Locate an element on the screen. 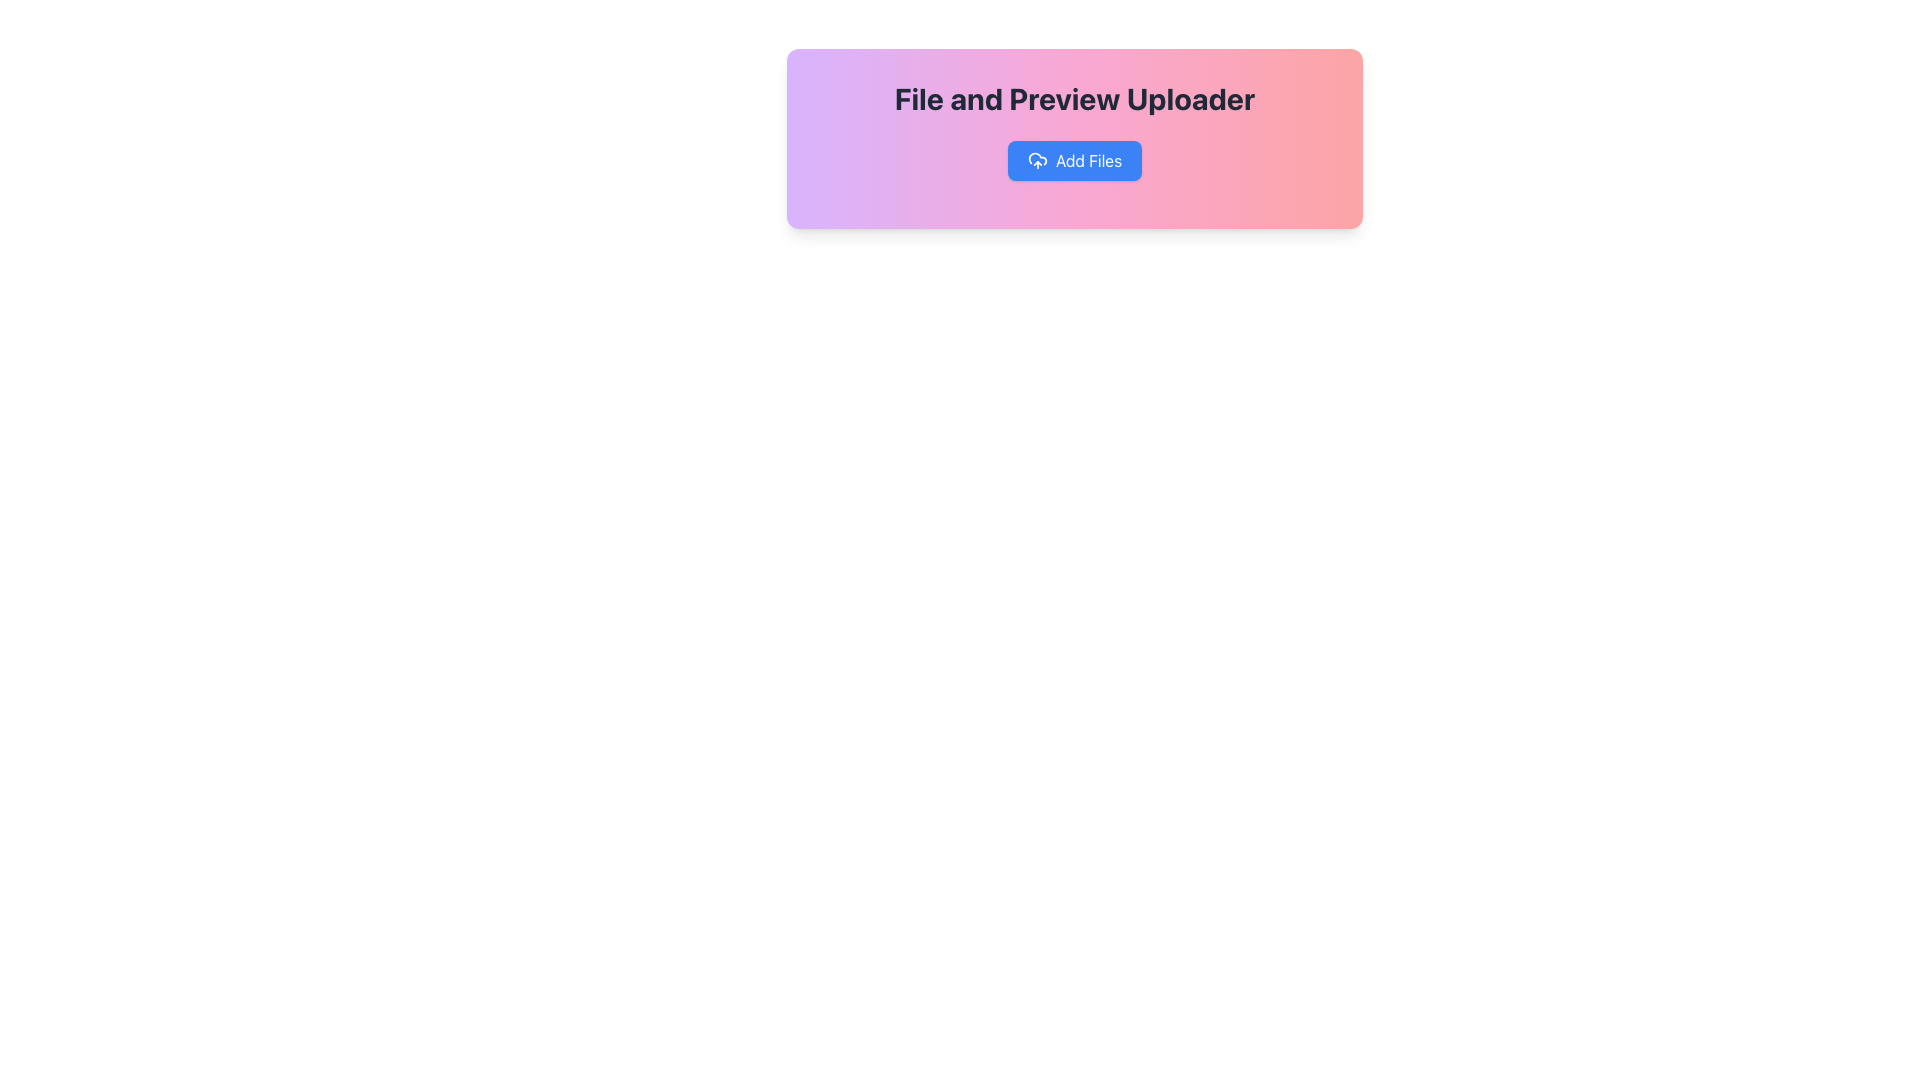  the 'Add Files' button located in the lower half of the card-like component is located at coordinates (1088, 160).